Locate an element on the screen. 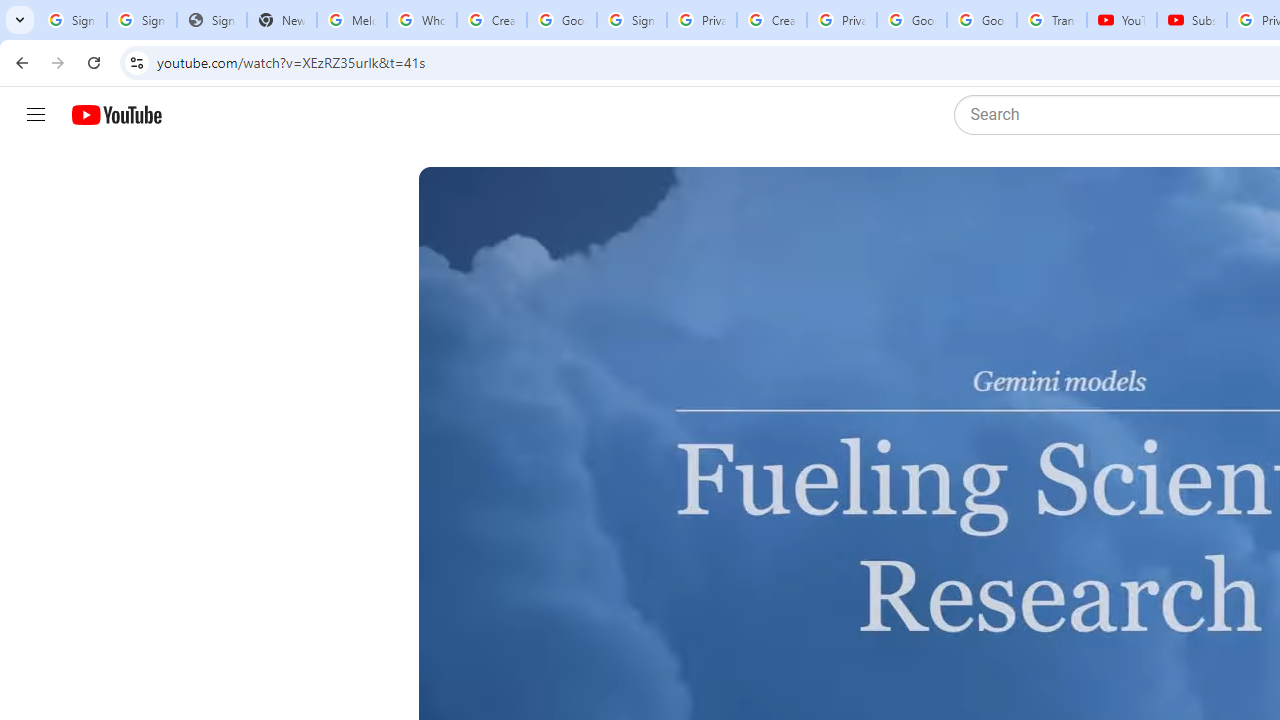  'Sign in - Google Accounts' is located at coordinates (630, 20).